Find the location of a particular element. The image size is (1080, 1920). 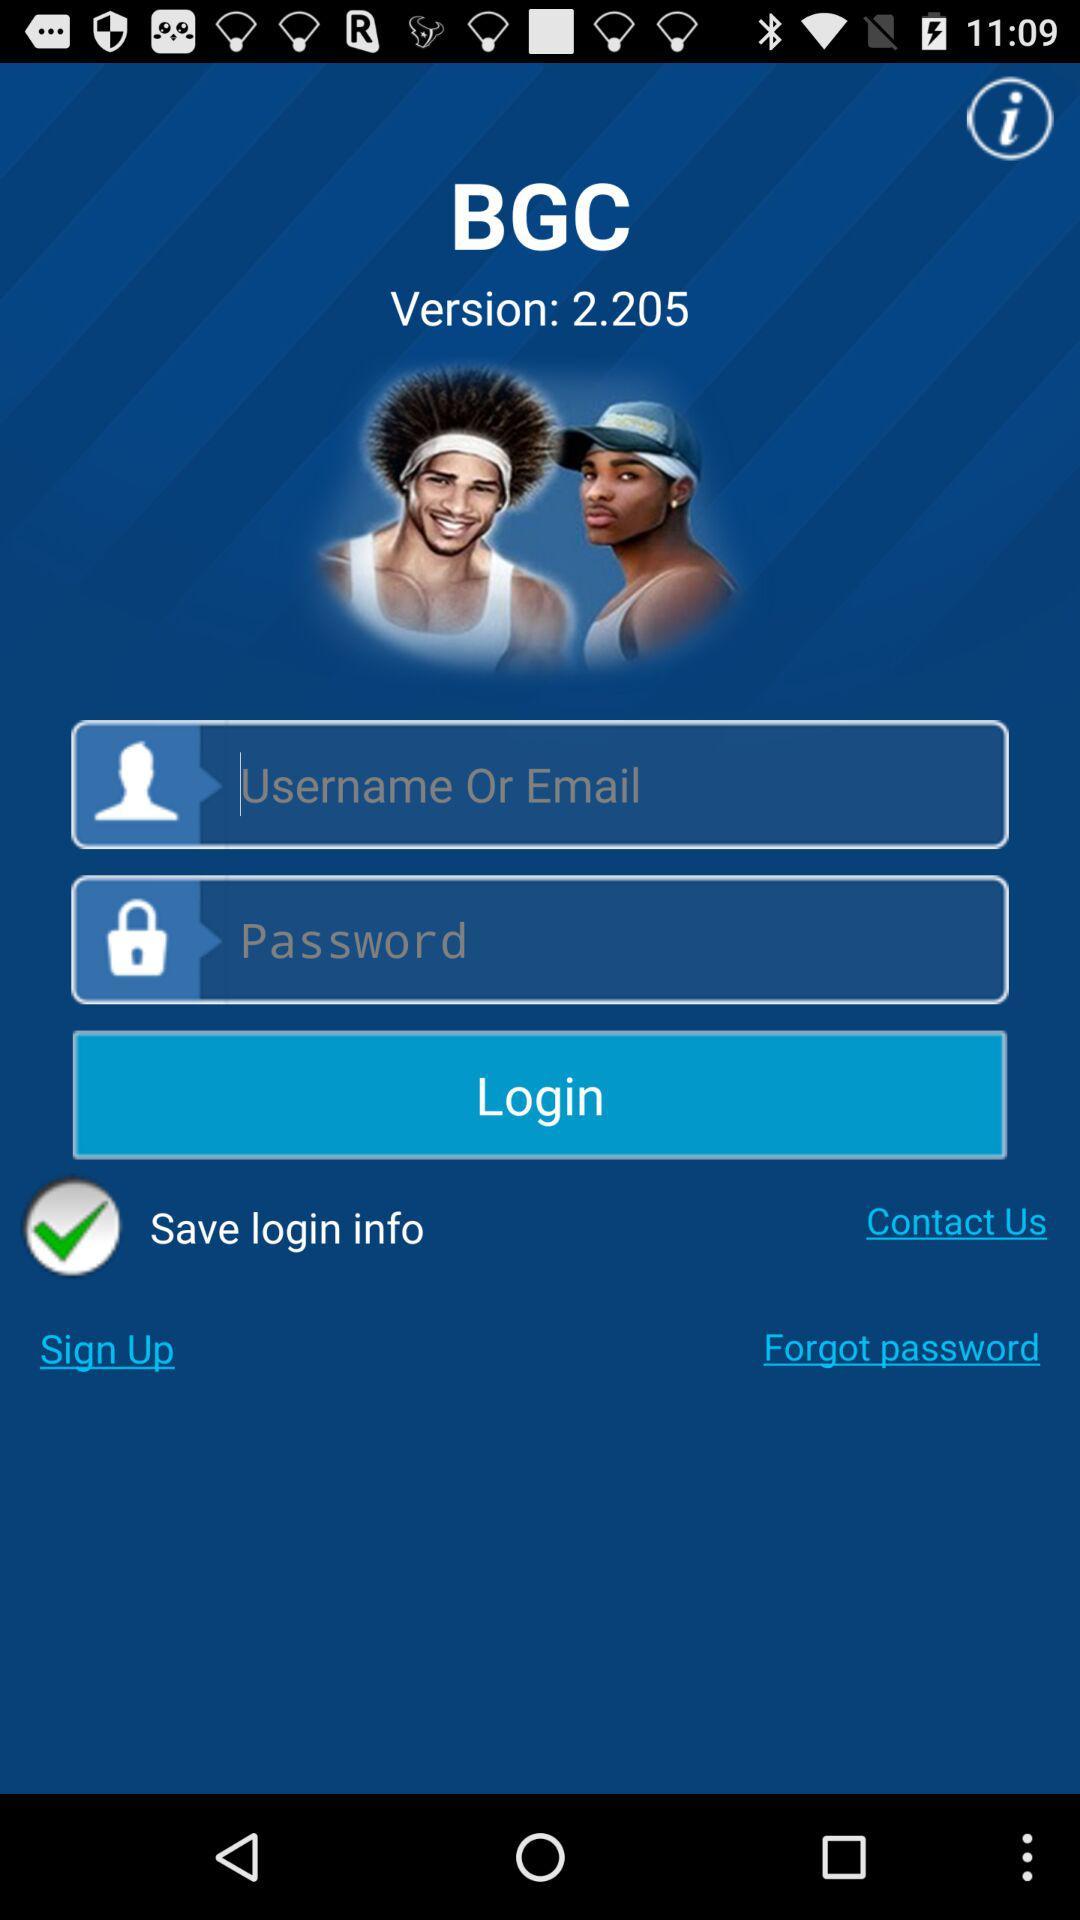

the icon at the bottom left corner is located at coordinates (107, 1348).